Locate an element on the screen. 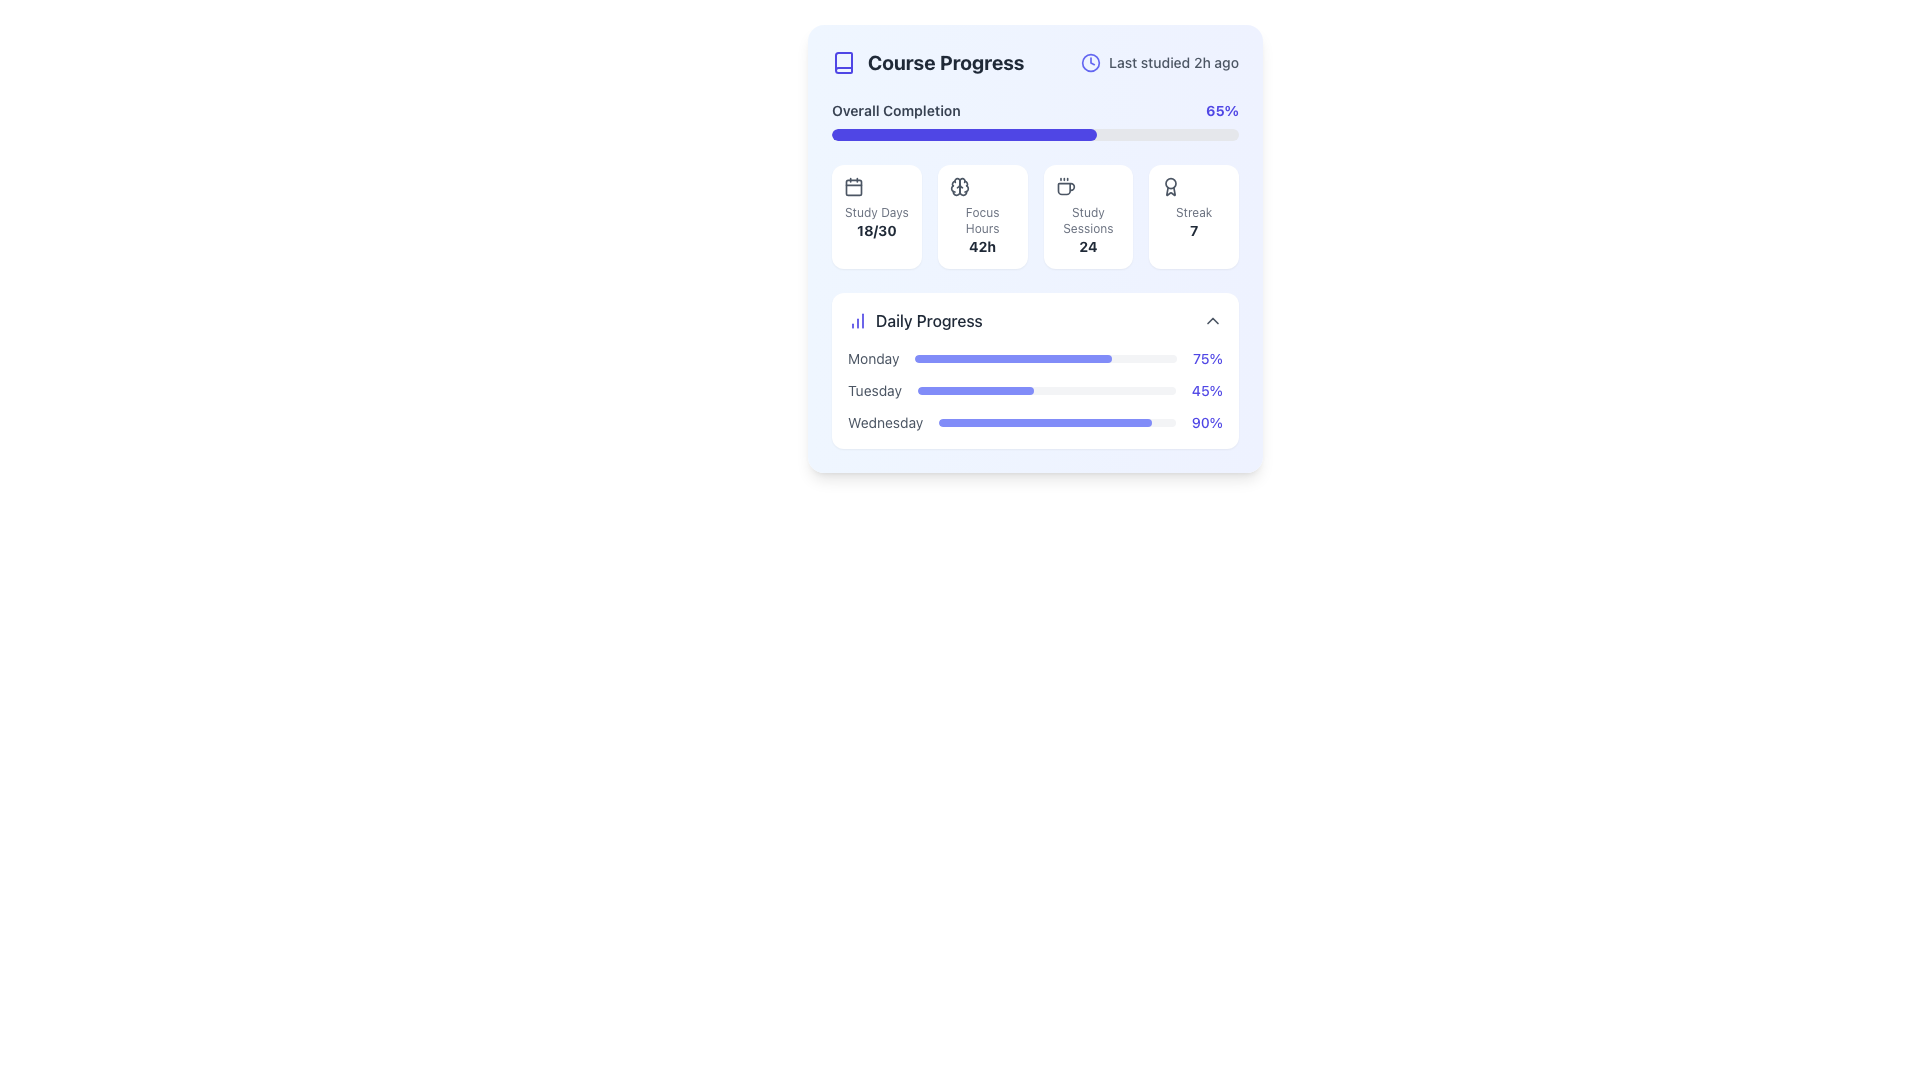 The image size is (1920, 1080). the Text Label that describes the bold number '24', located in a card with rounded corners and a white background is located at coordinates (1087, 220).